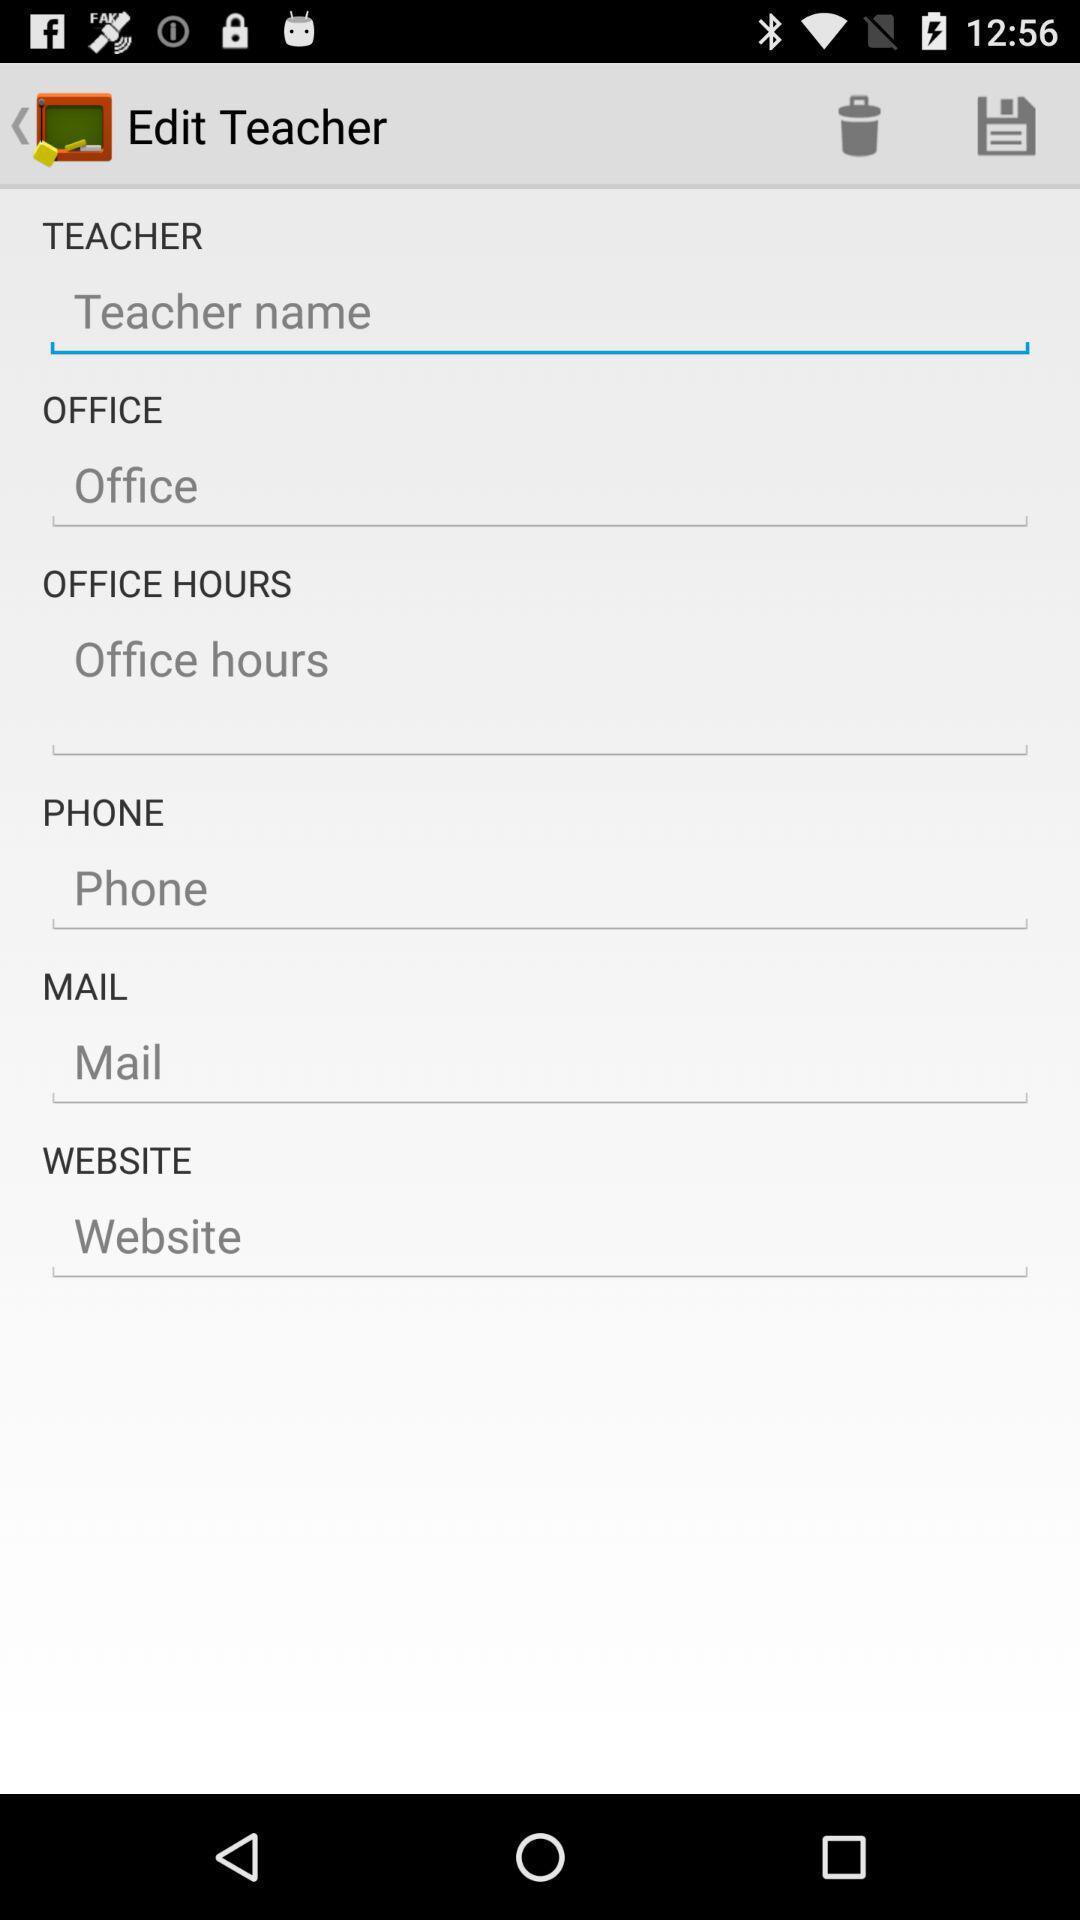 This screenshot has height=1920, width=1080. I want to click on office name fillup box, so click(540, 485).